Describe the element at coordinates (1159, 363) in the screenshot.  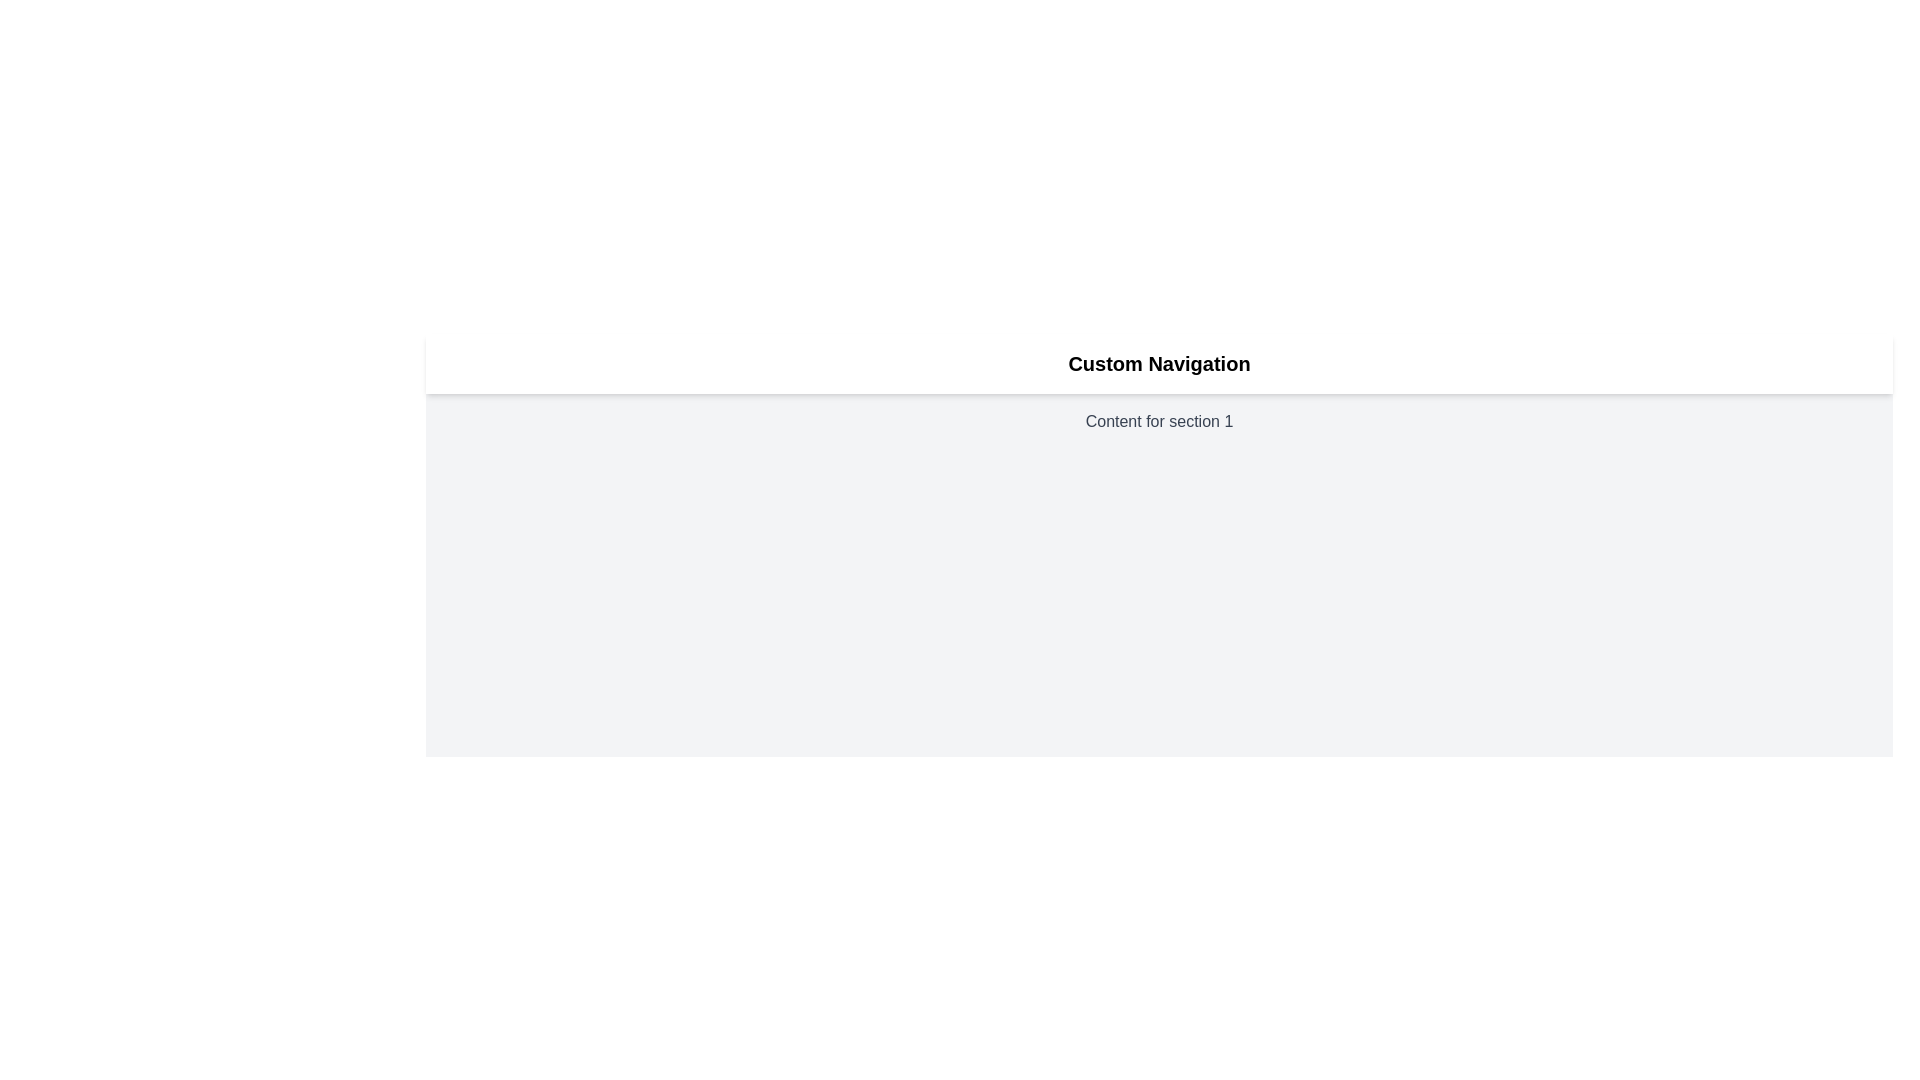
I see `the 'Custom Navigation' text label which is prominently displayed in a bold and large font at the top of the content area` at that location.